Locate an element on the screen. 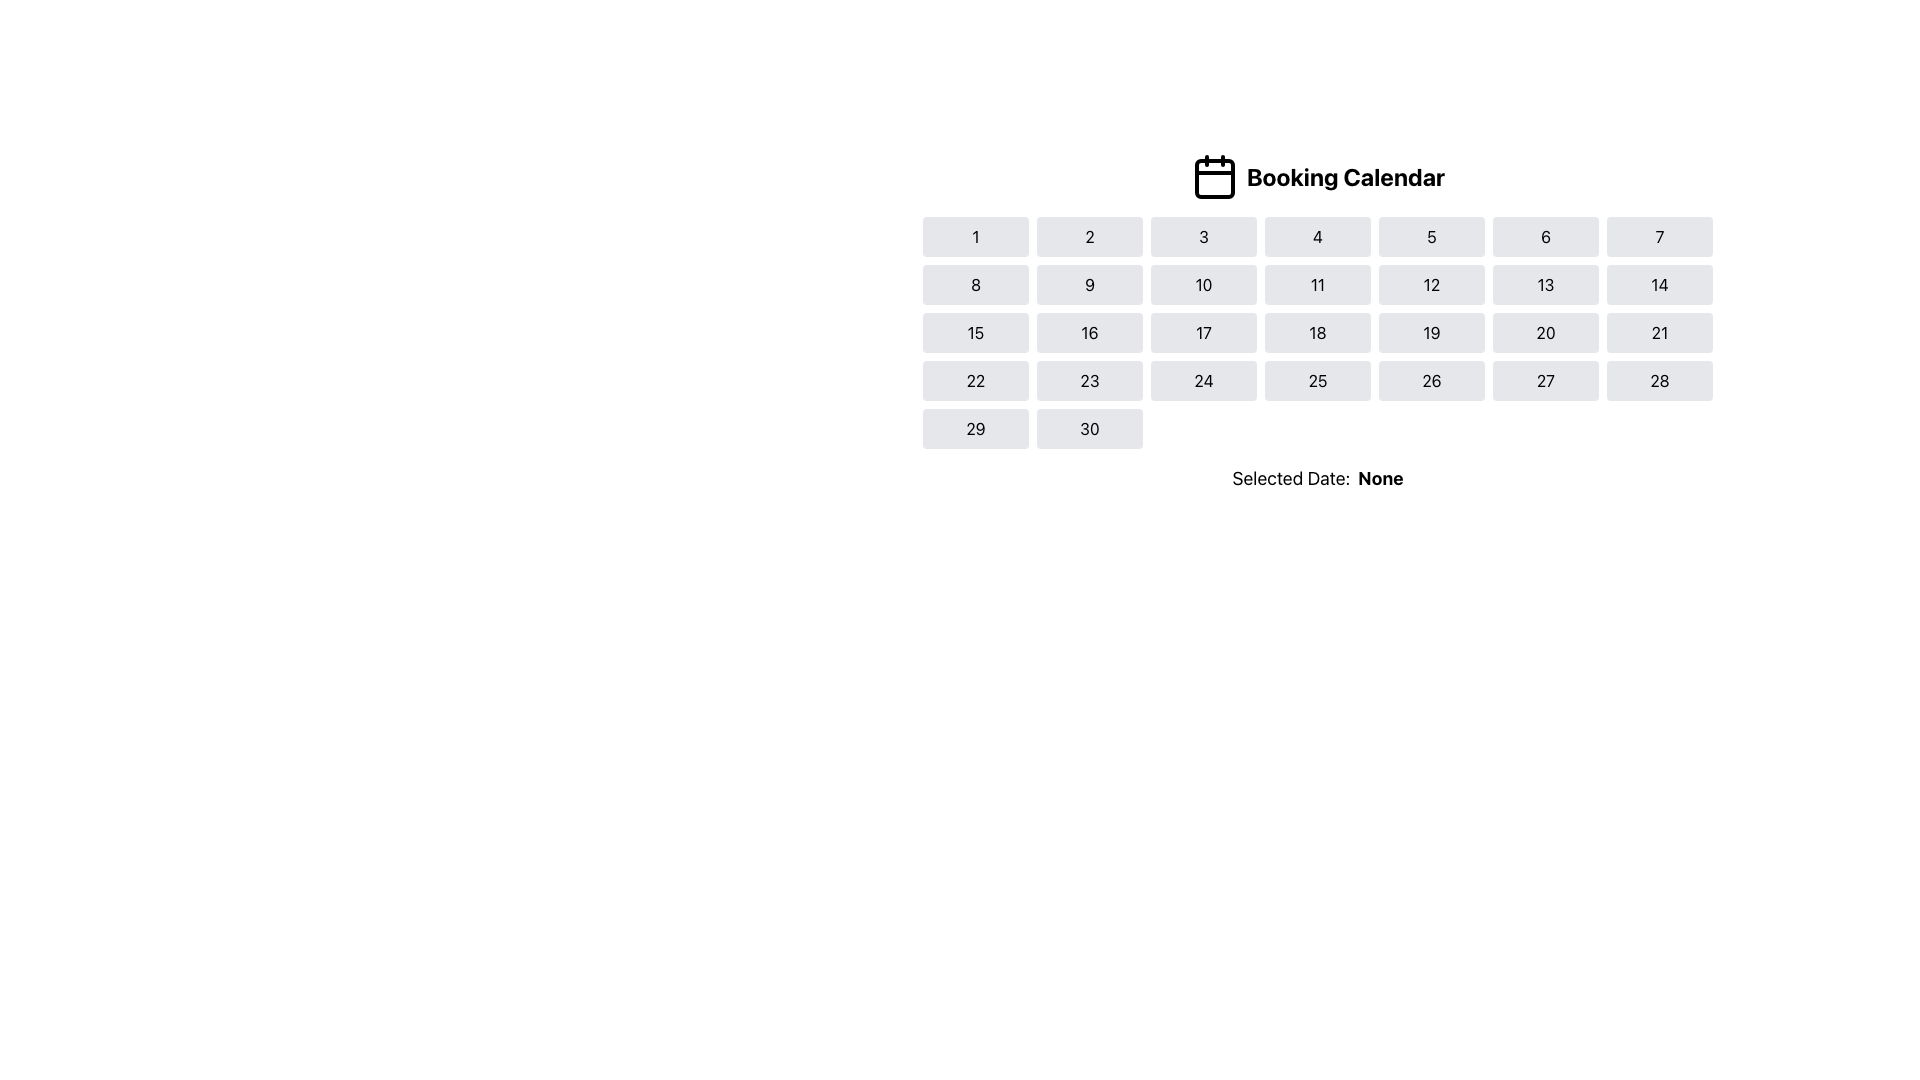 The height and width of the screenshot is (1080, 1920). the rounded rectangular button displaying the number '7' is located at coordinates (1660, 235).